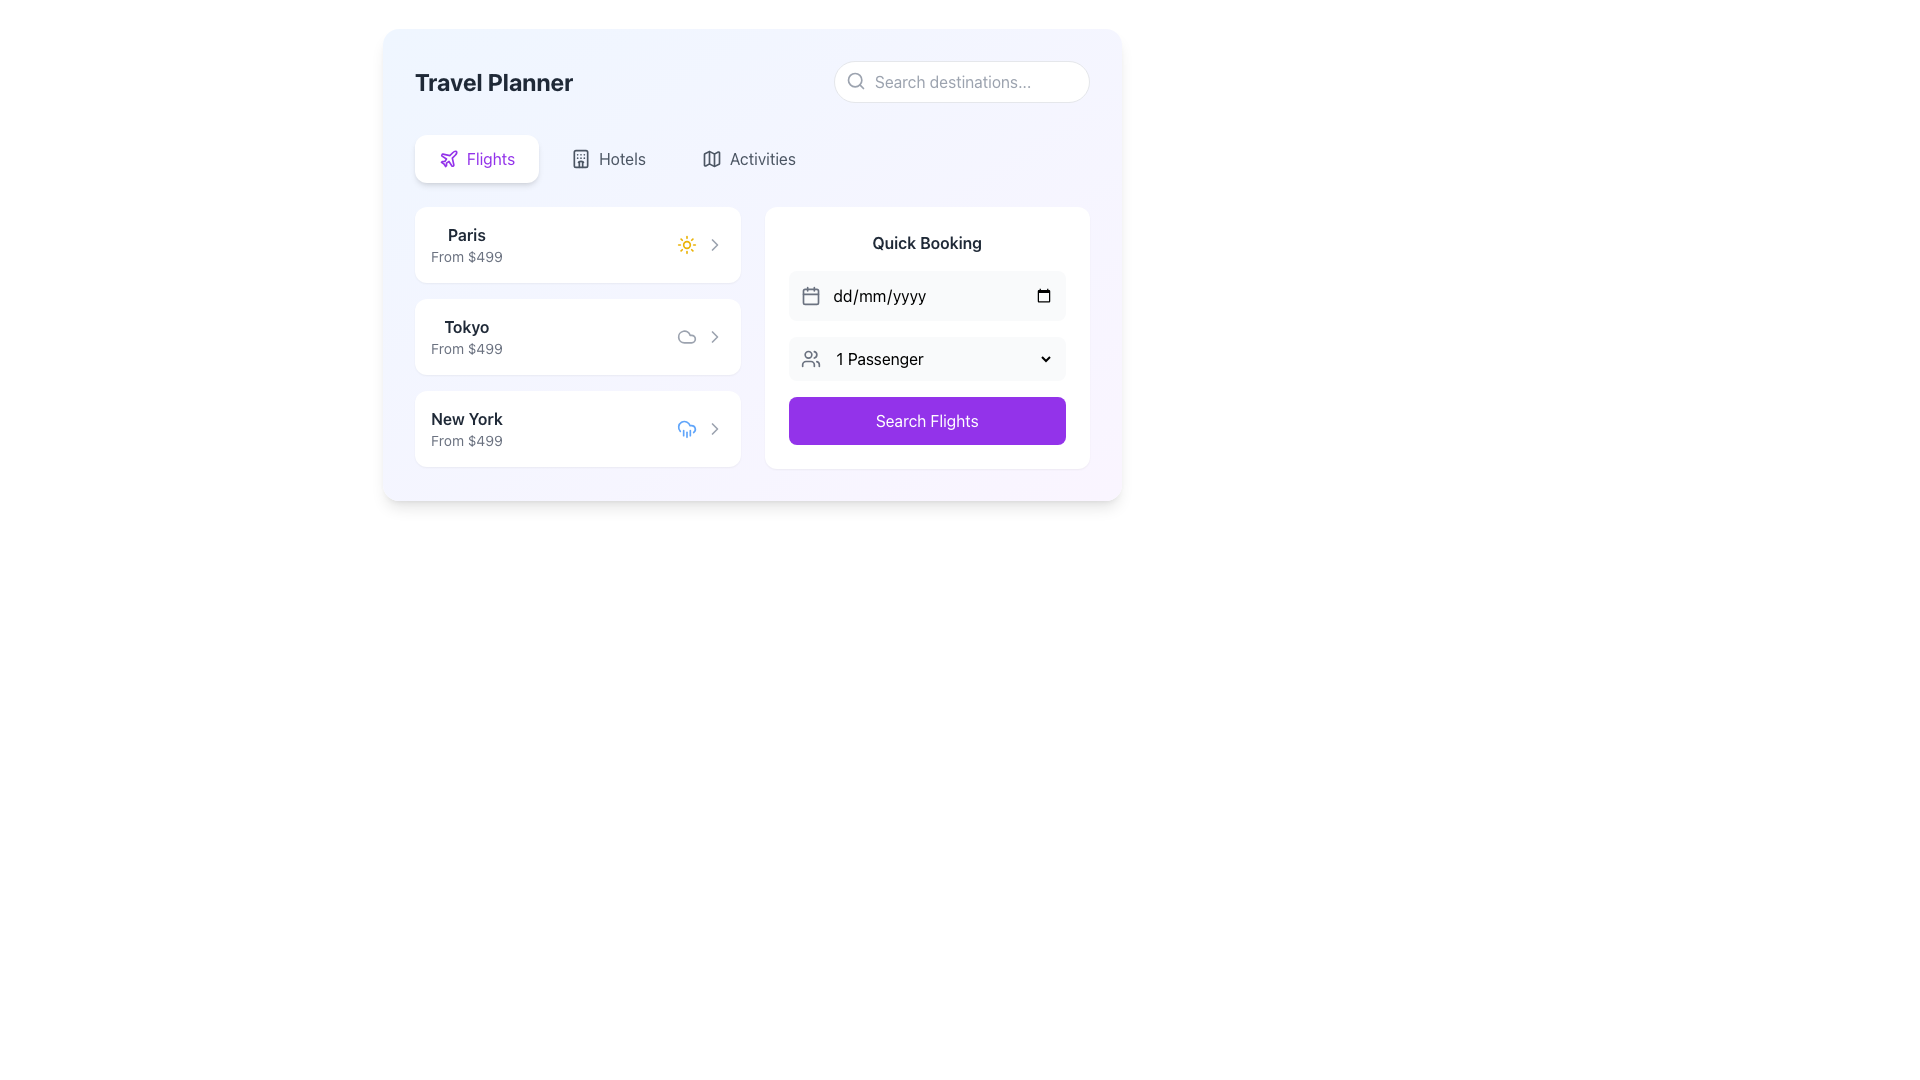 The width and height of the screenshot is (1920, 1080). Describe the element at coordinates (576, 335) in the screenshot. I see `the travel destination option for 'Tokyo', the second item in the list under the 'Flights' tab of the 'Travel Planner' interface` at that location.